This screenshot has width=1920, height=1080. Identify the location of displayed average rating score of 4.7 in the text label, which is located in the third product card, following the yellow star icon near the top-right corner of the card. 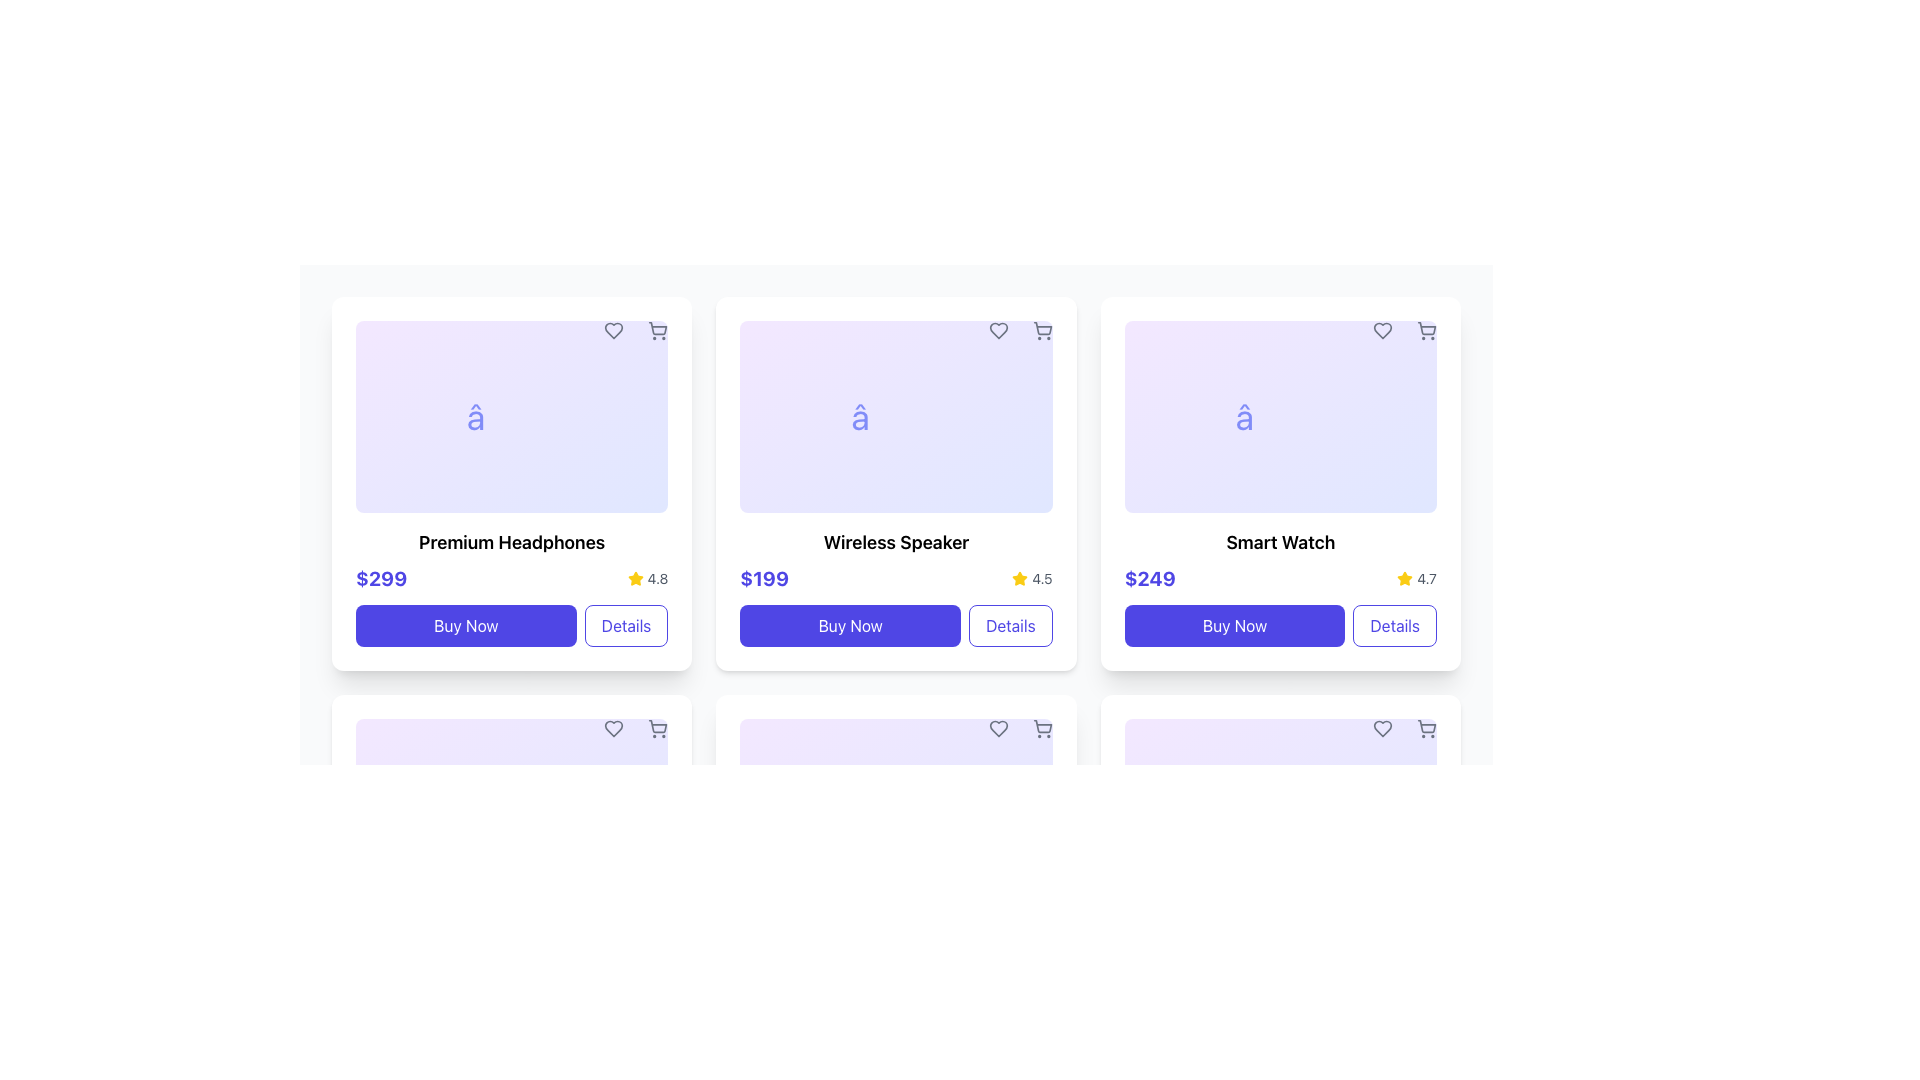
(1426, 578).